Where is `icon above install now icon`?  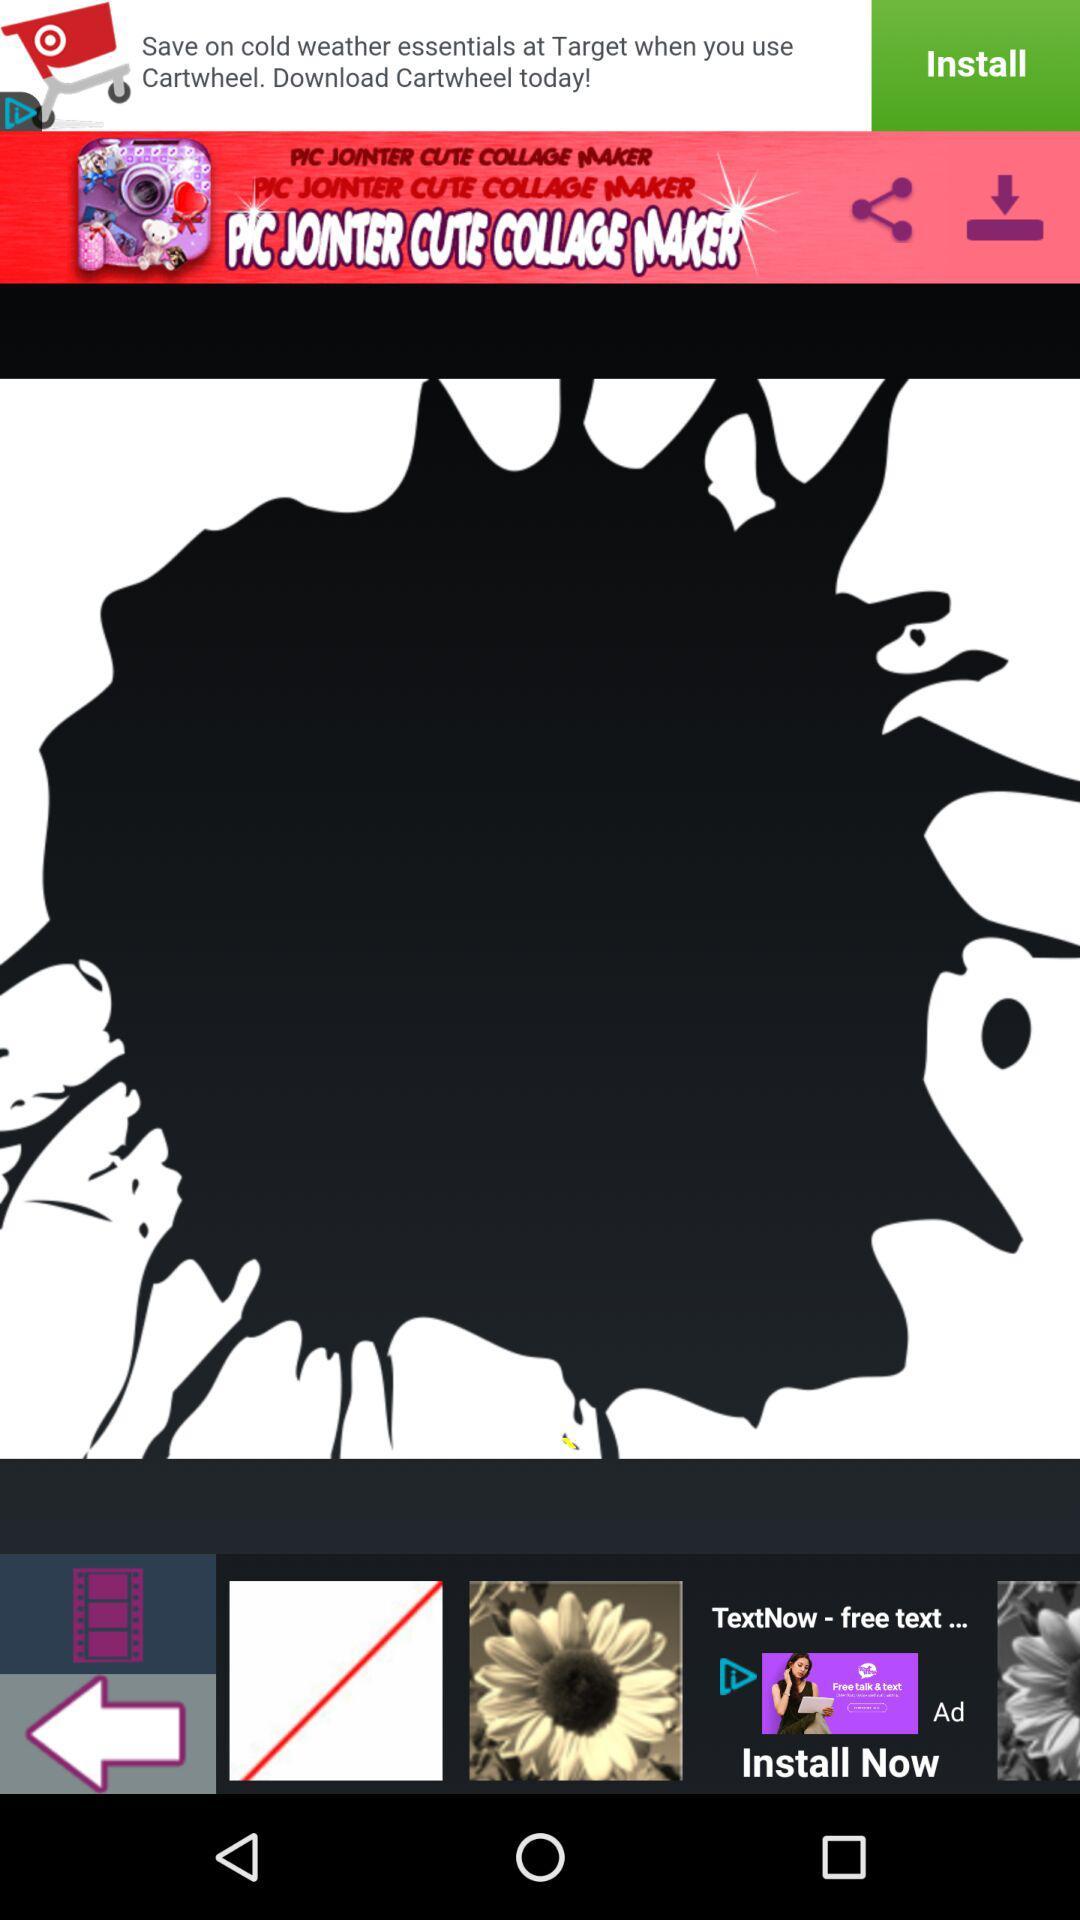 icon above install now icon is located at coordinates (840, 1692).